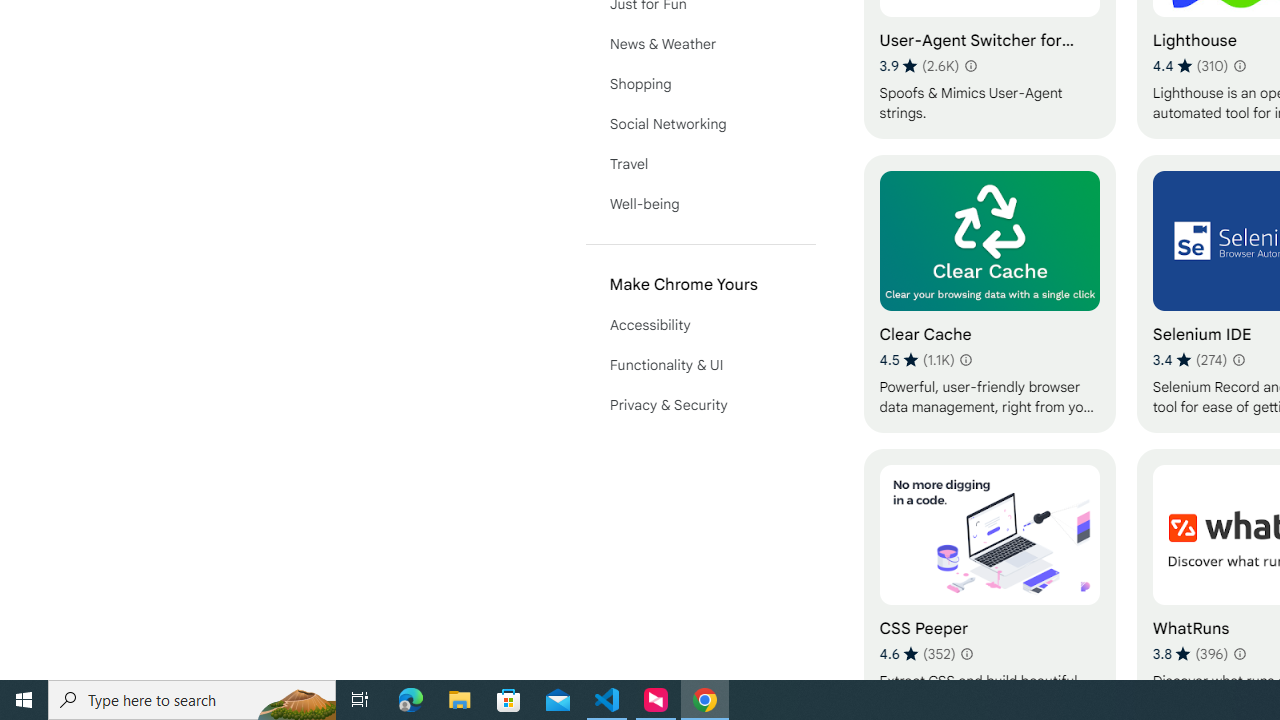  I want to click on 'Shopping', so click(700, 82).